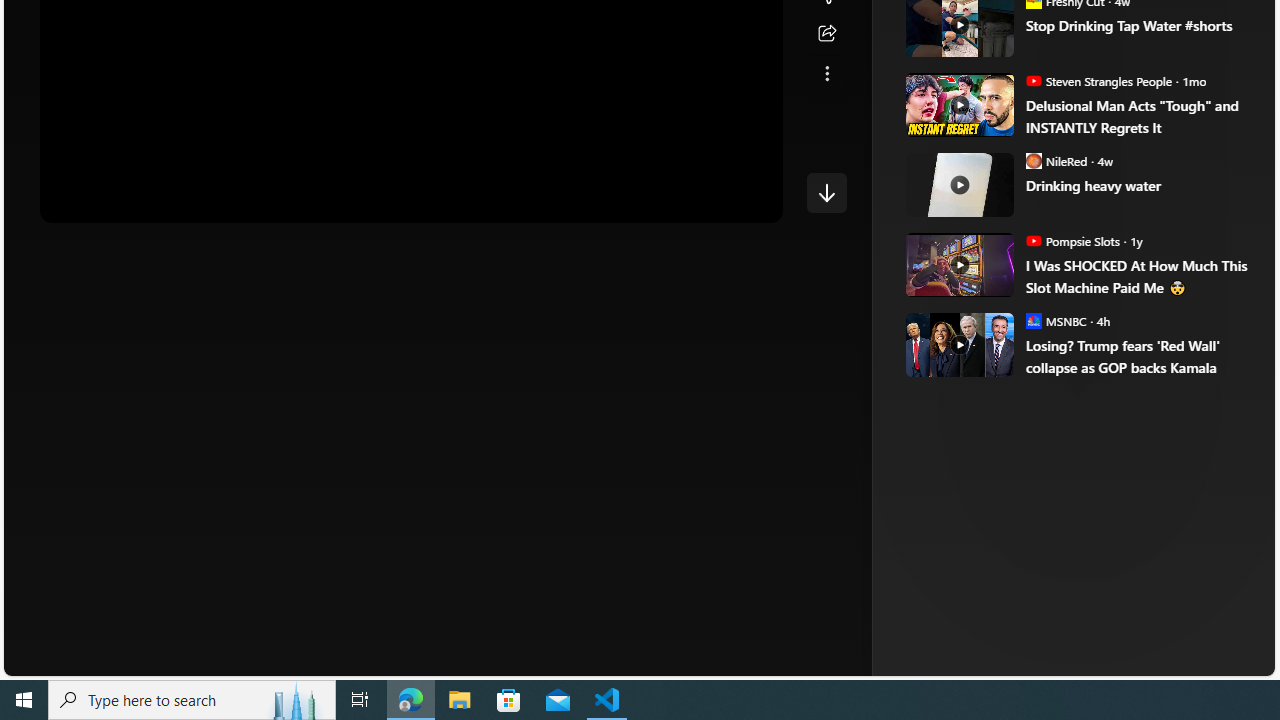 This screenshot has height=720, width=1280. What do you see at coordinates (826, 192) in the screenshot?
I see `'Class: control'` at bounding box center [826, 192].